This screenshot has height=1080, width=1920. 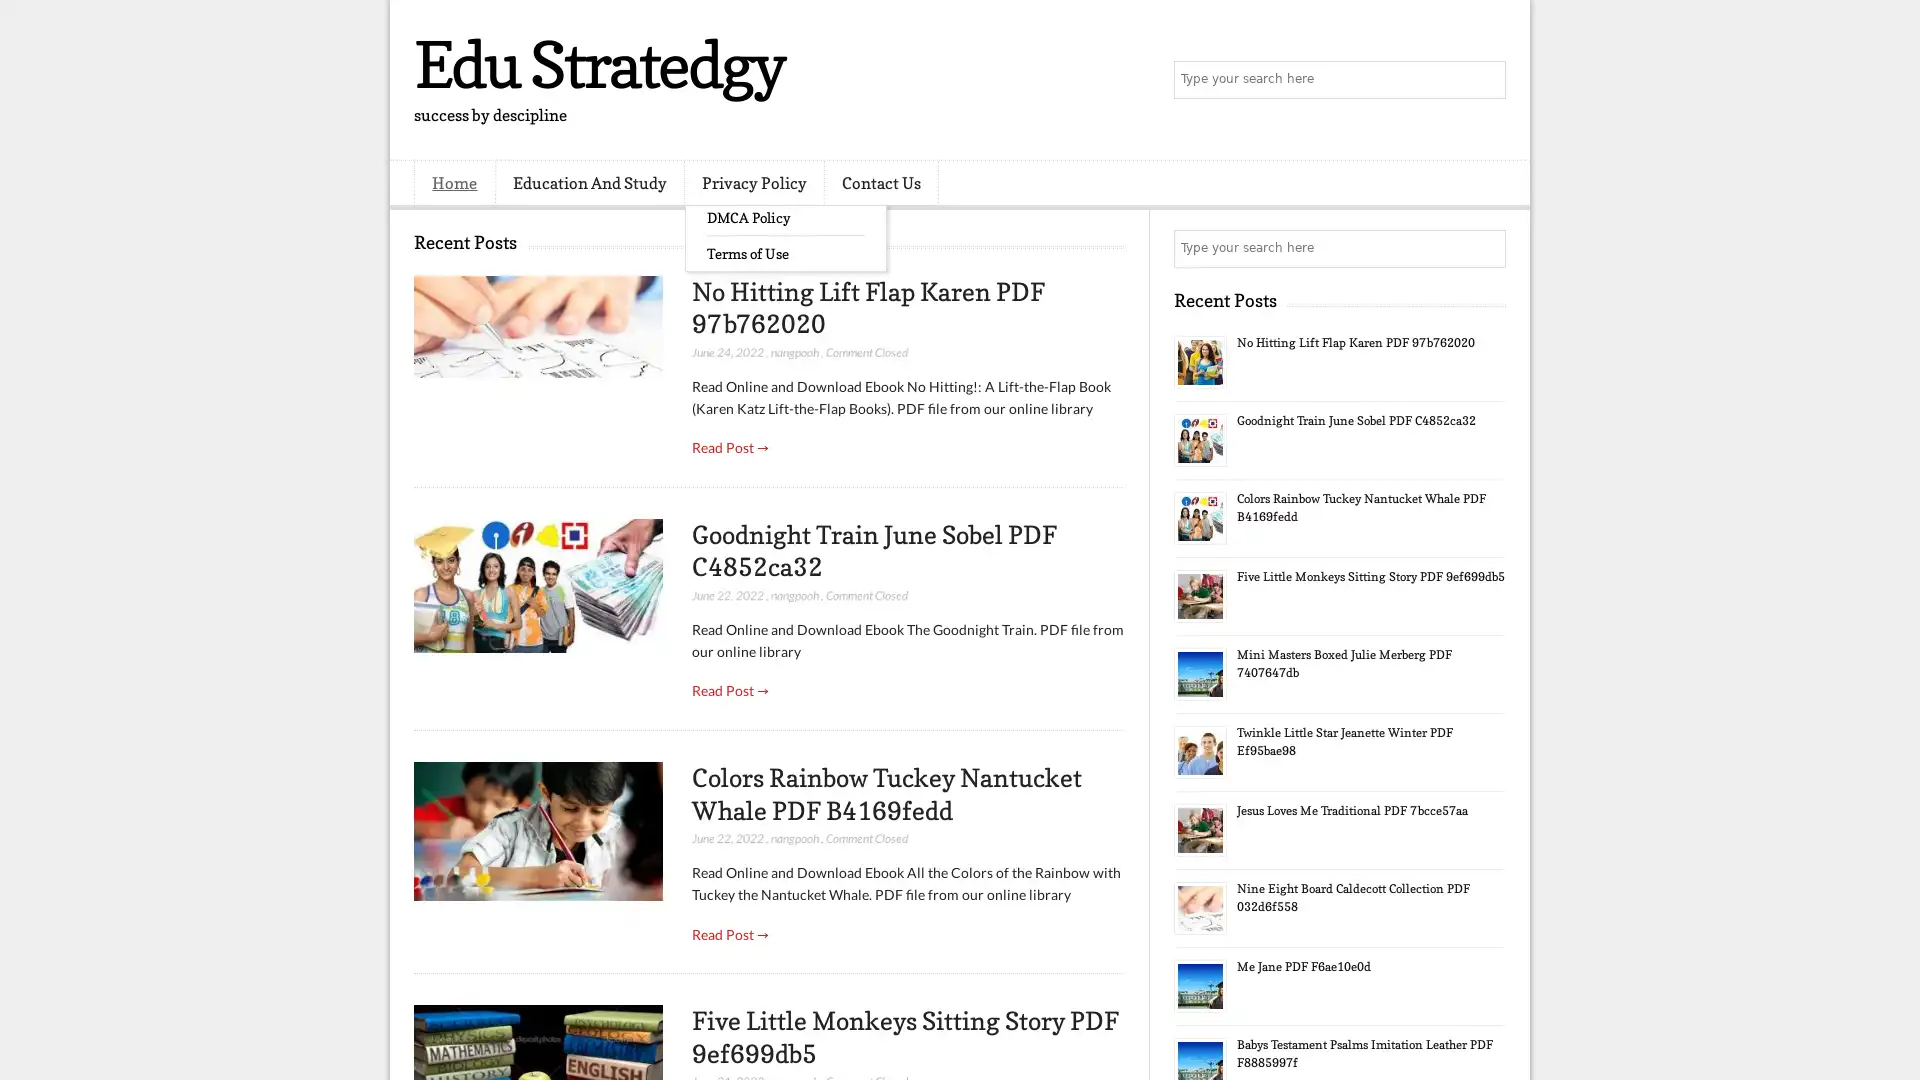 I want to click on Search, so click(x=1485, y=80).